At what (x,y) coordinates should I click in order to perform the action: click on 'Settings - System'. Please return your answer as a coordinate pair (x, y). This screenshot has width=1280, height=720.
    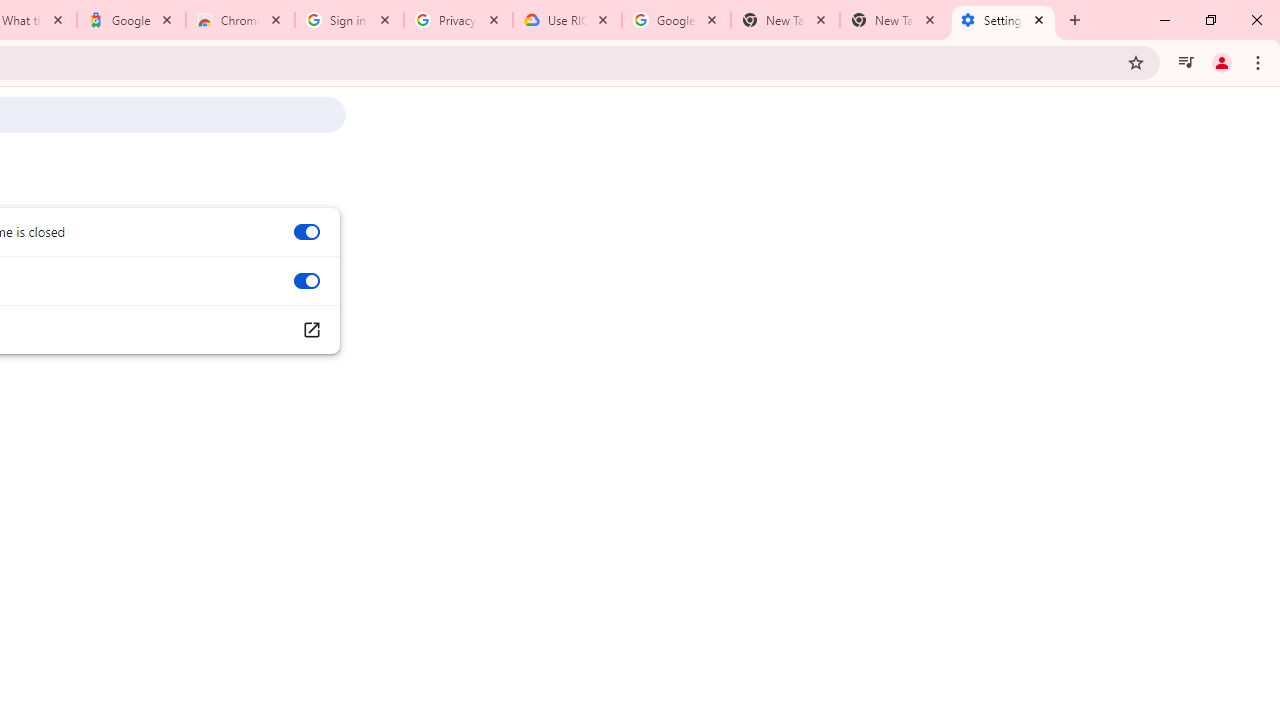
    Looking at the image, I should click on (1003, 20).